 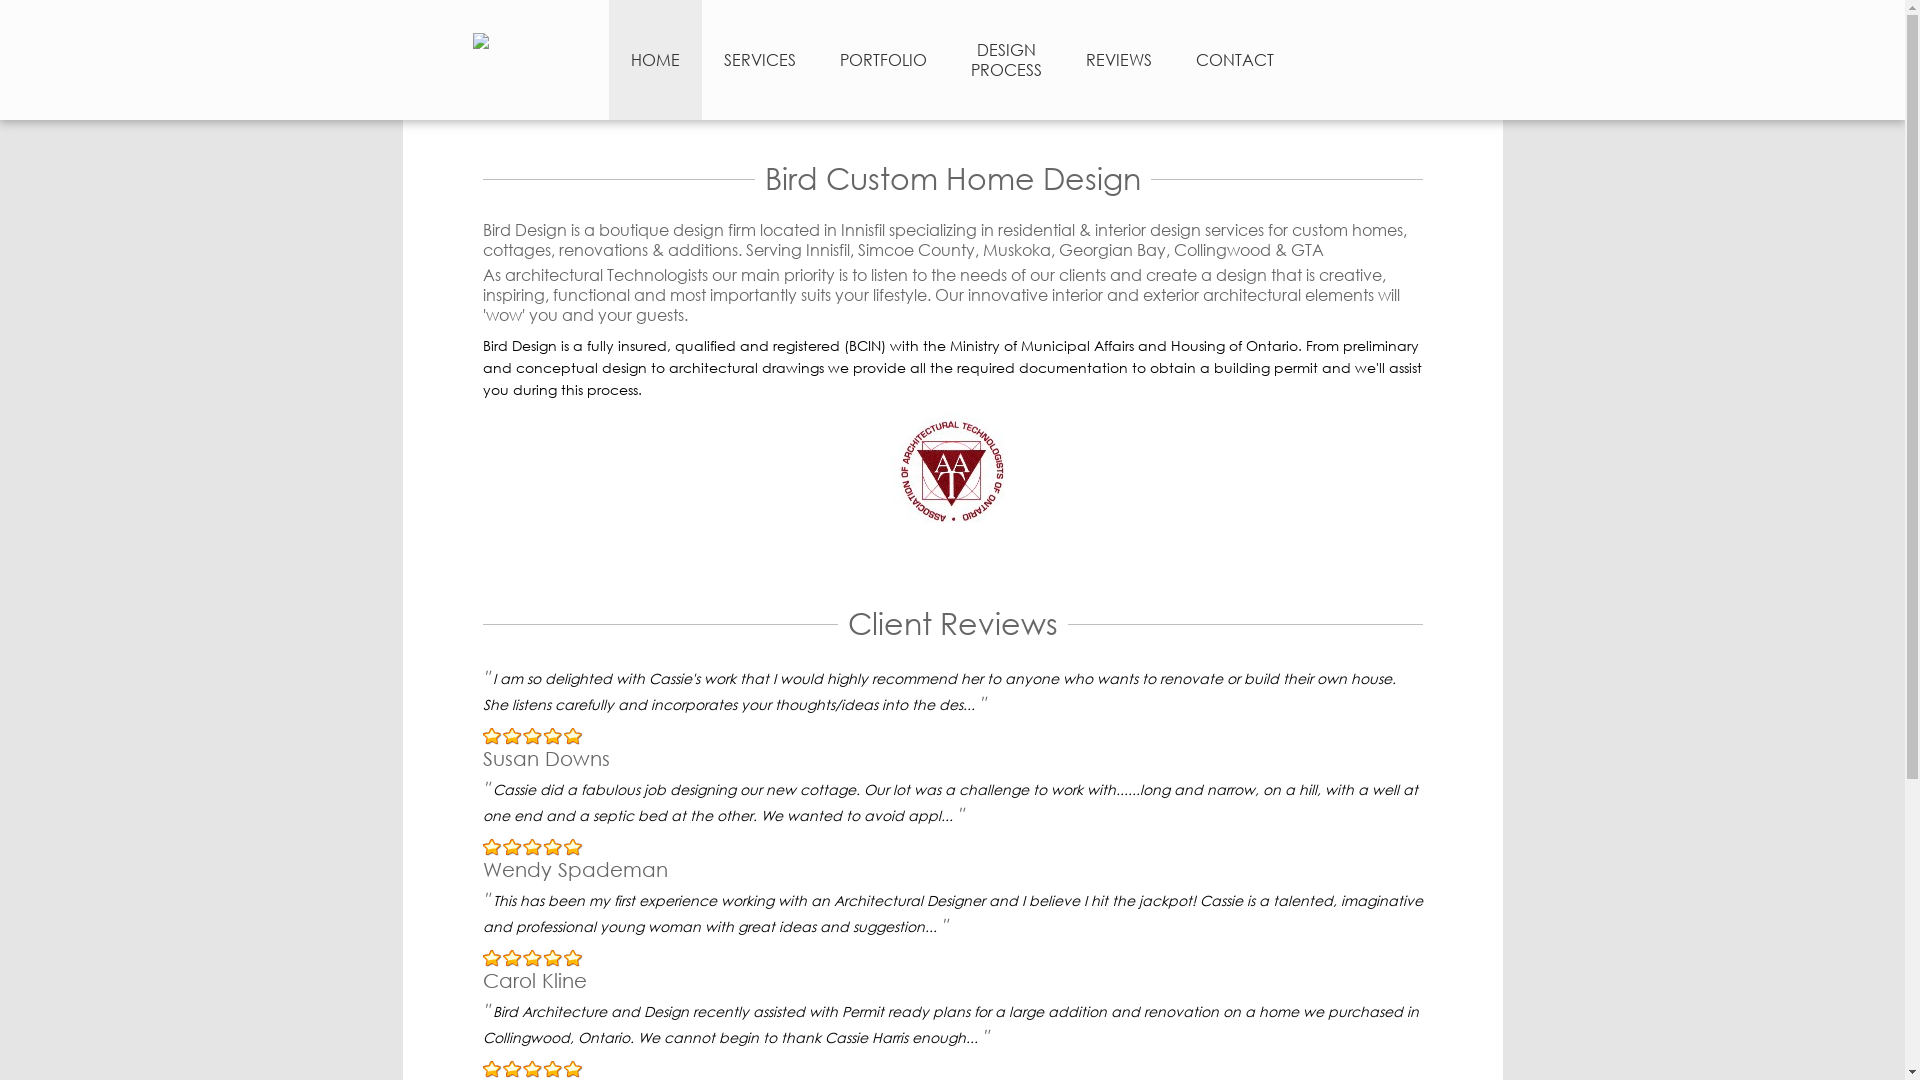 I want to click on 'HOME', so click(x=607, y=59).